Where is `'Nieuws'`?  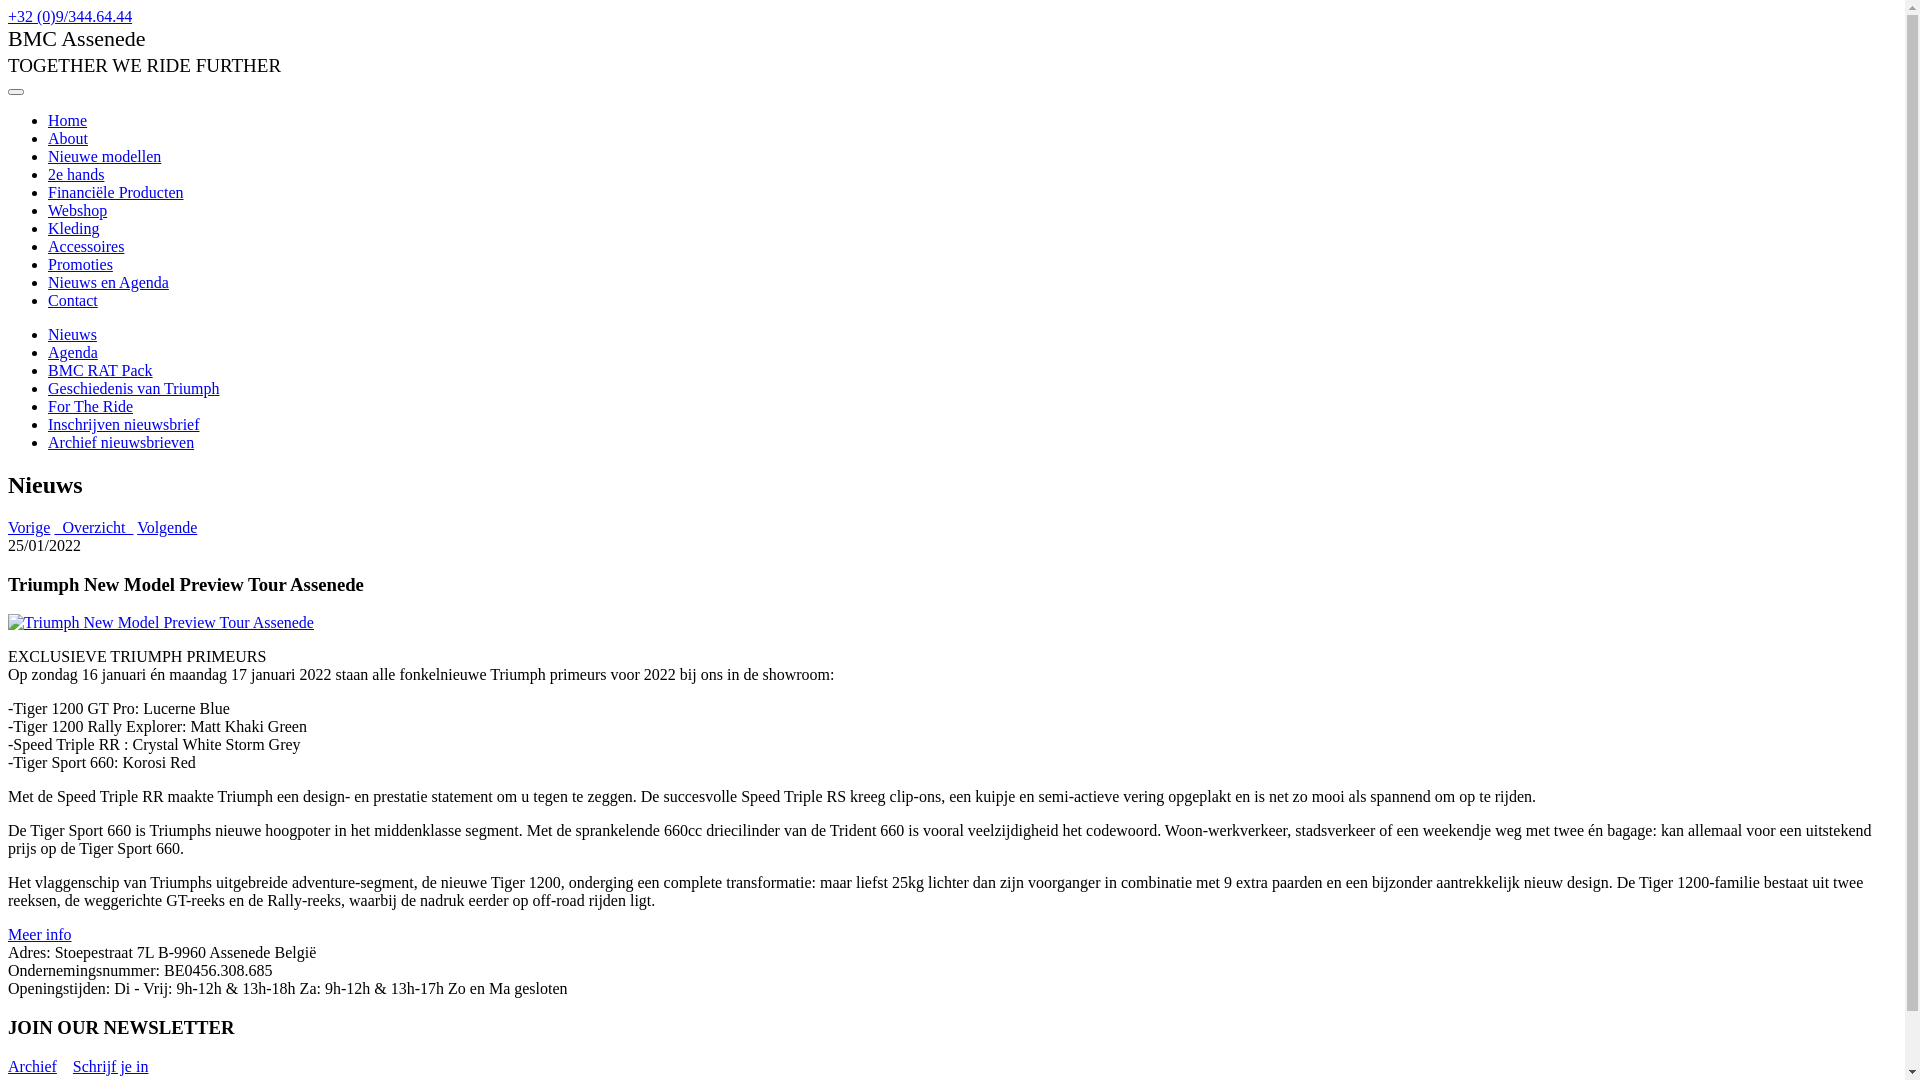 'Nieuws' is located at coordinates (72, 333).